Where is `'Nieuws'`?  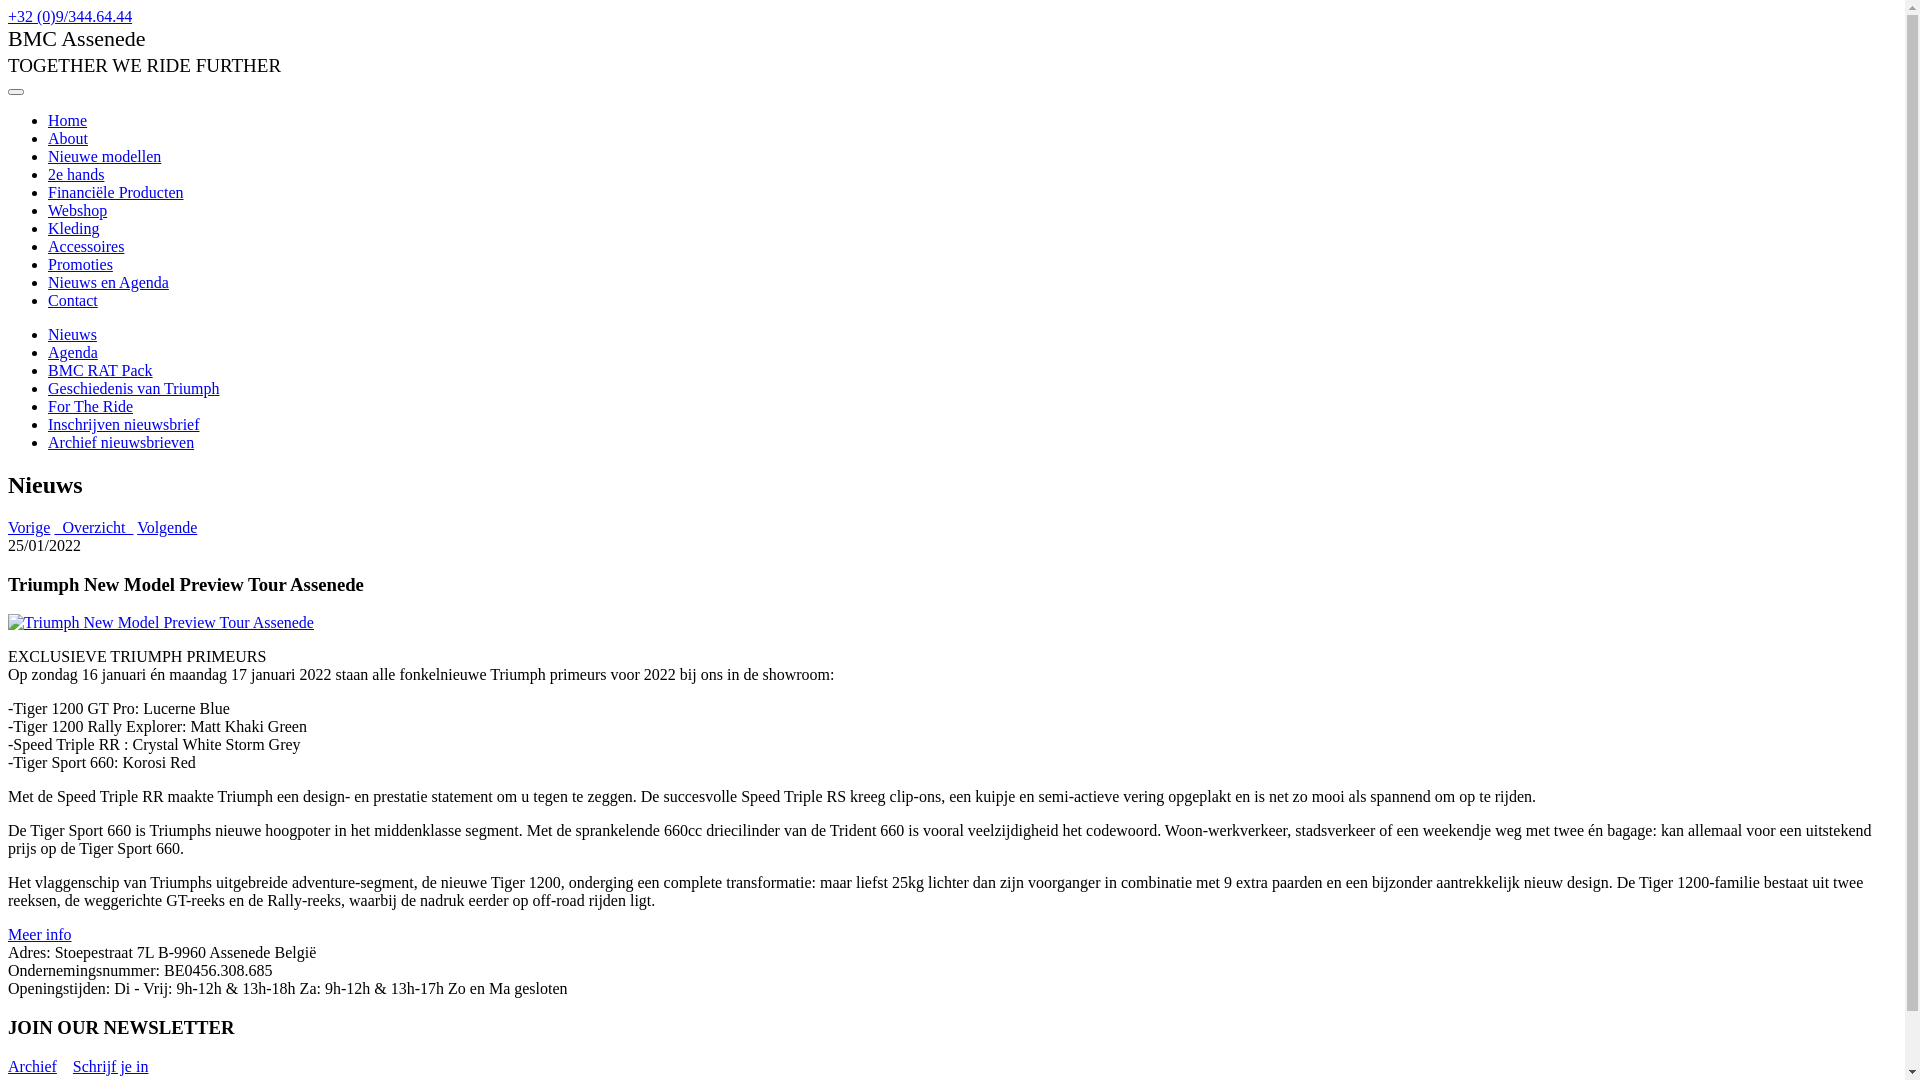 'Nieuws' is located at coordinates (72, 333).